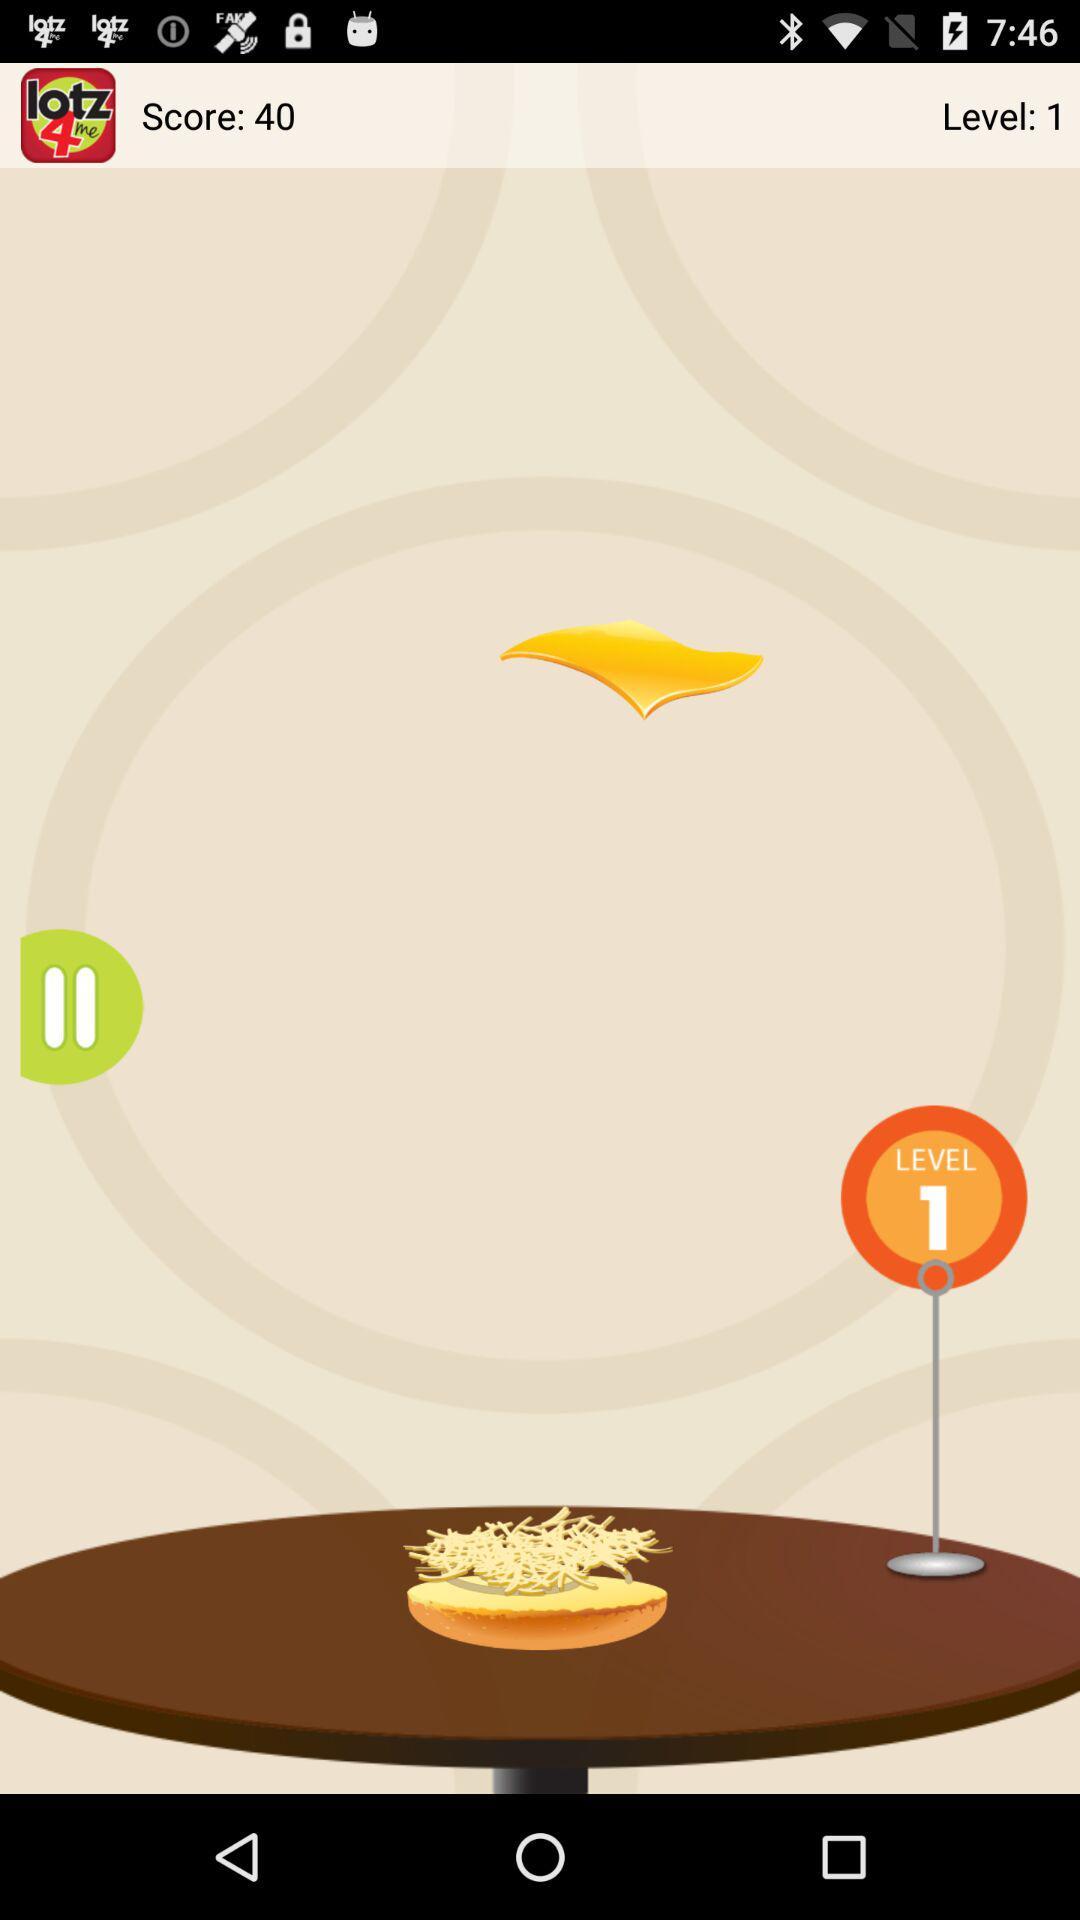  Describe the element at coordinates (67, 114) in the screenshot. I see `the item next to score: 40 app` at that location.